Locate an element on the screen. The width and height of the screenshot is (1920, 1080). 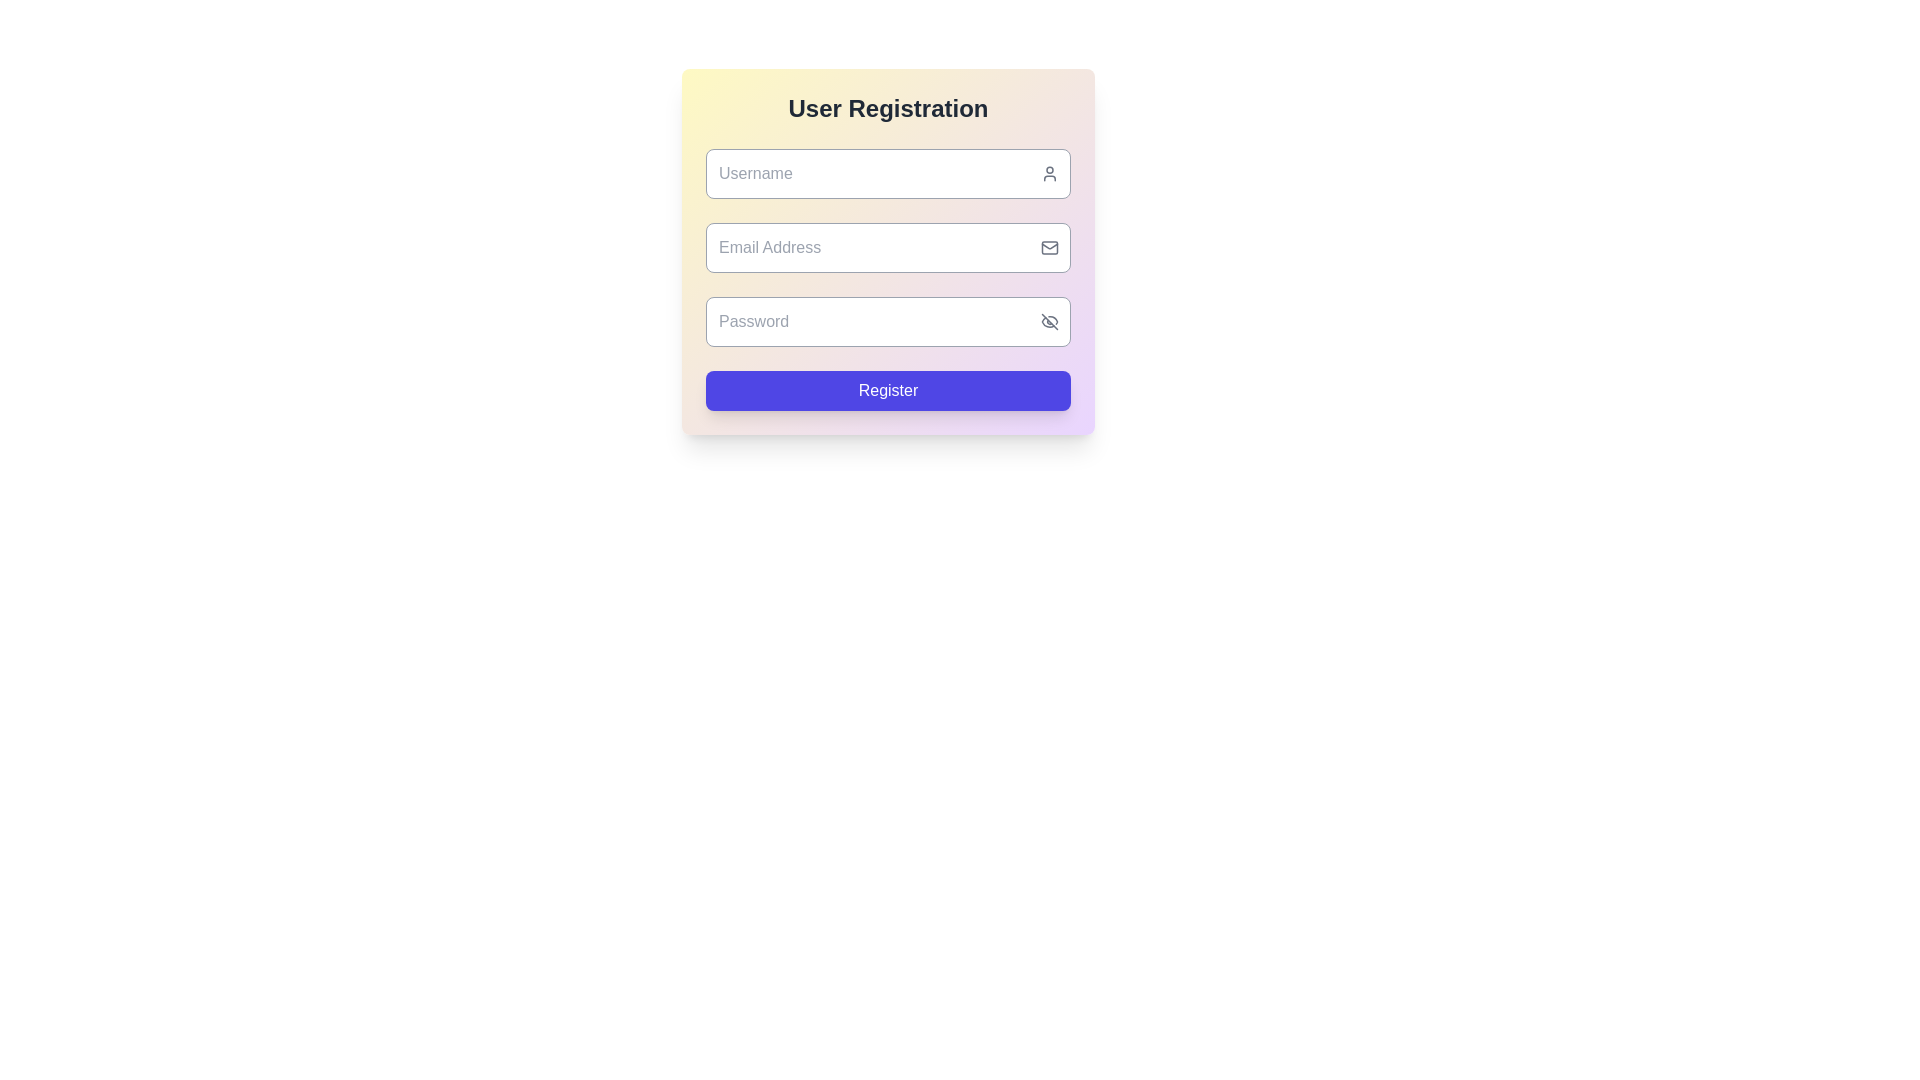
the Password input field in the 'Register' form to focus and type the password is located at coordinates (887, 320).